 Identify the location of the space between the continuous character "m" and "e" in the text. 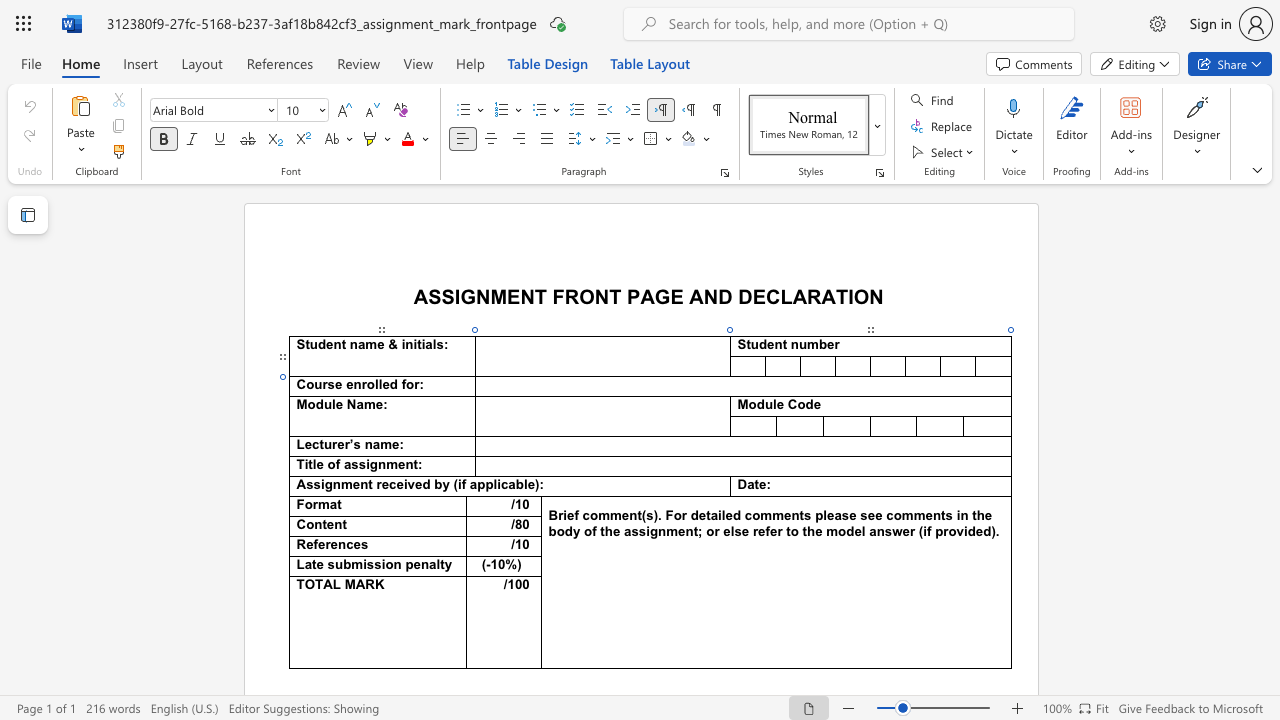
(374, 405).